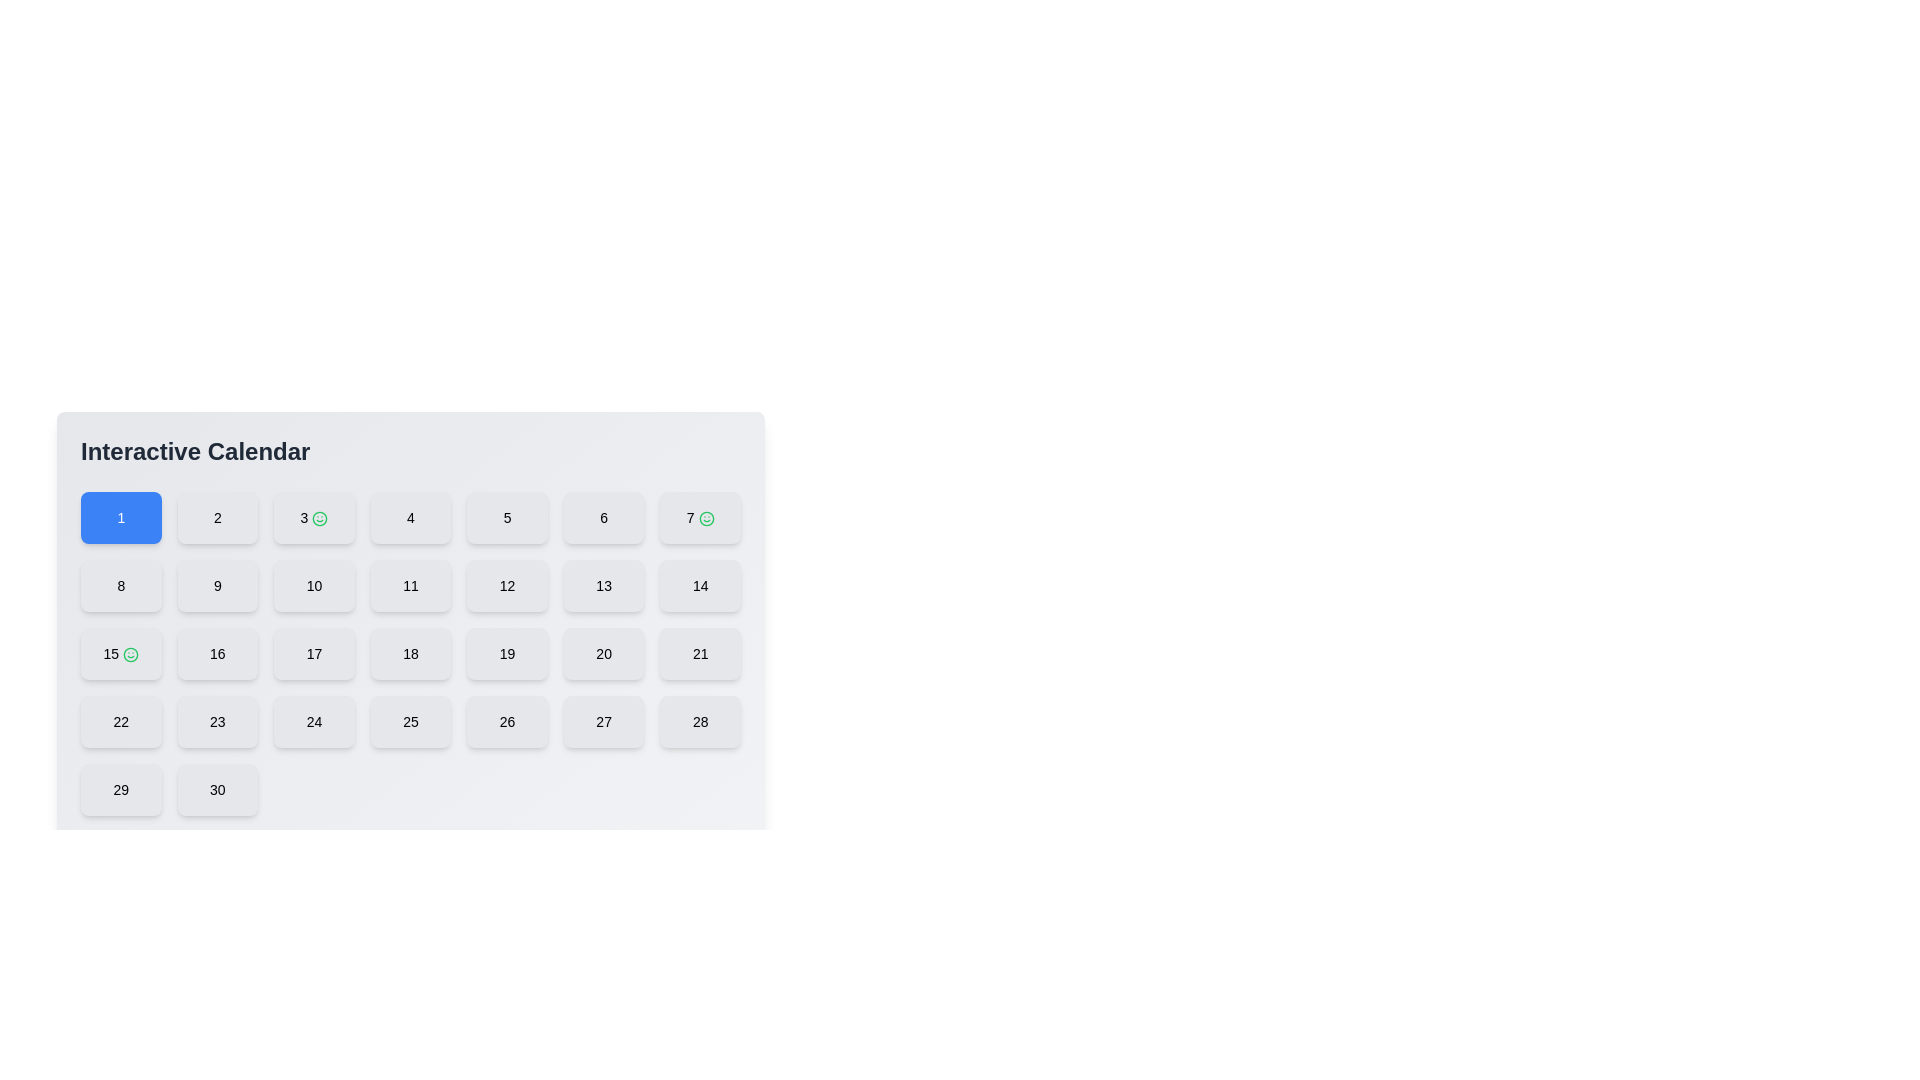  Describe the element at coordinates (603, 654) in the screenshot. I see `the interactive calendar day button representing the 20th day of the month` at that location.